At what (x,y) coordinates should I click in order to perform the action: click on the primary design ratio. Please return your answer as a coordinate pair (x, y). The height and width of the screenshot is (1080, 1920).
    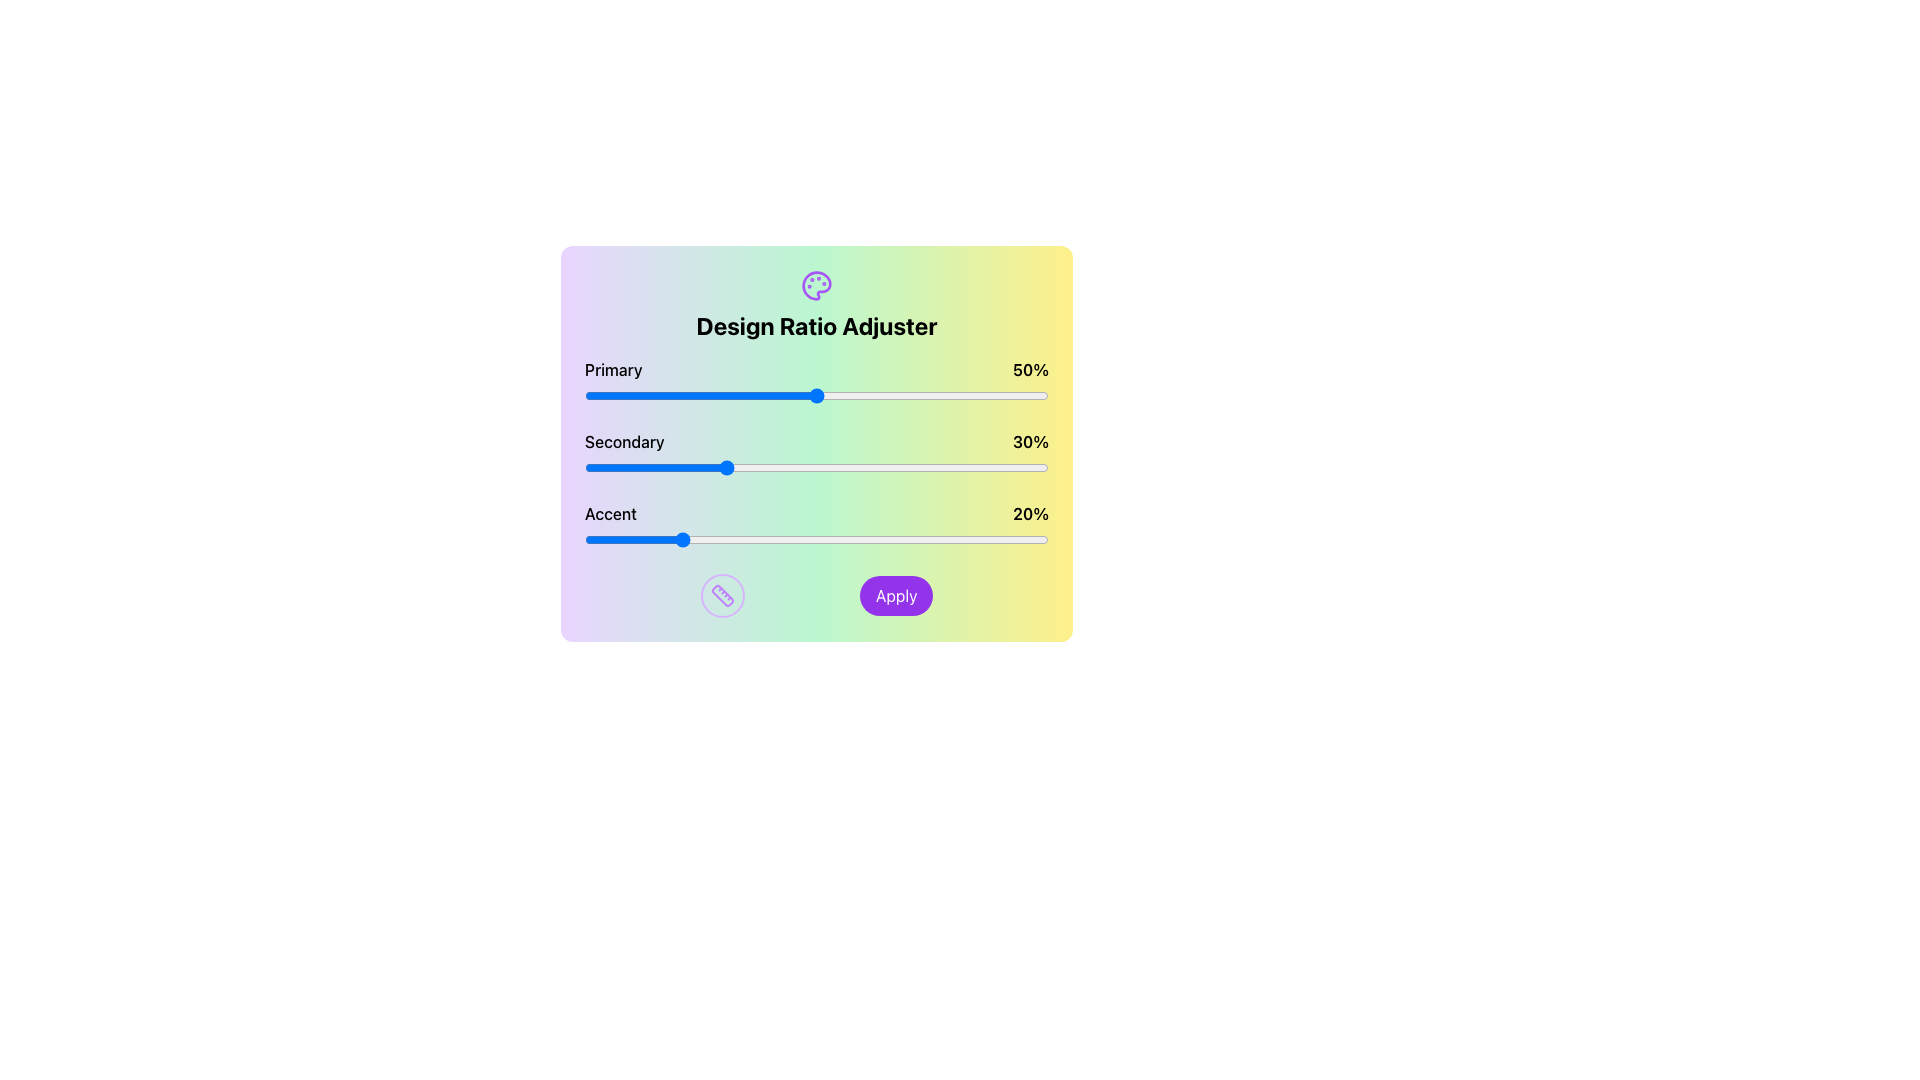
    Looking at the image, I should click on (778, 396).